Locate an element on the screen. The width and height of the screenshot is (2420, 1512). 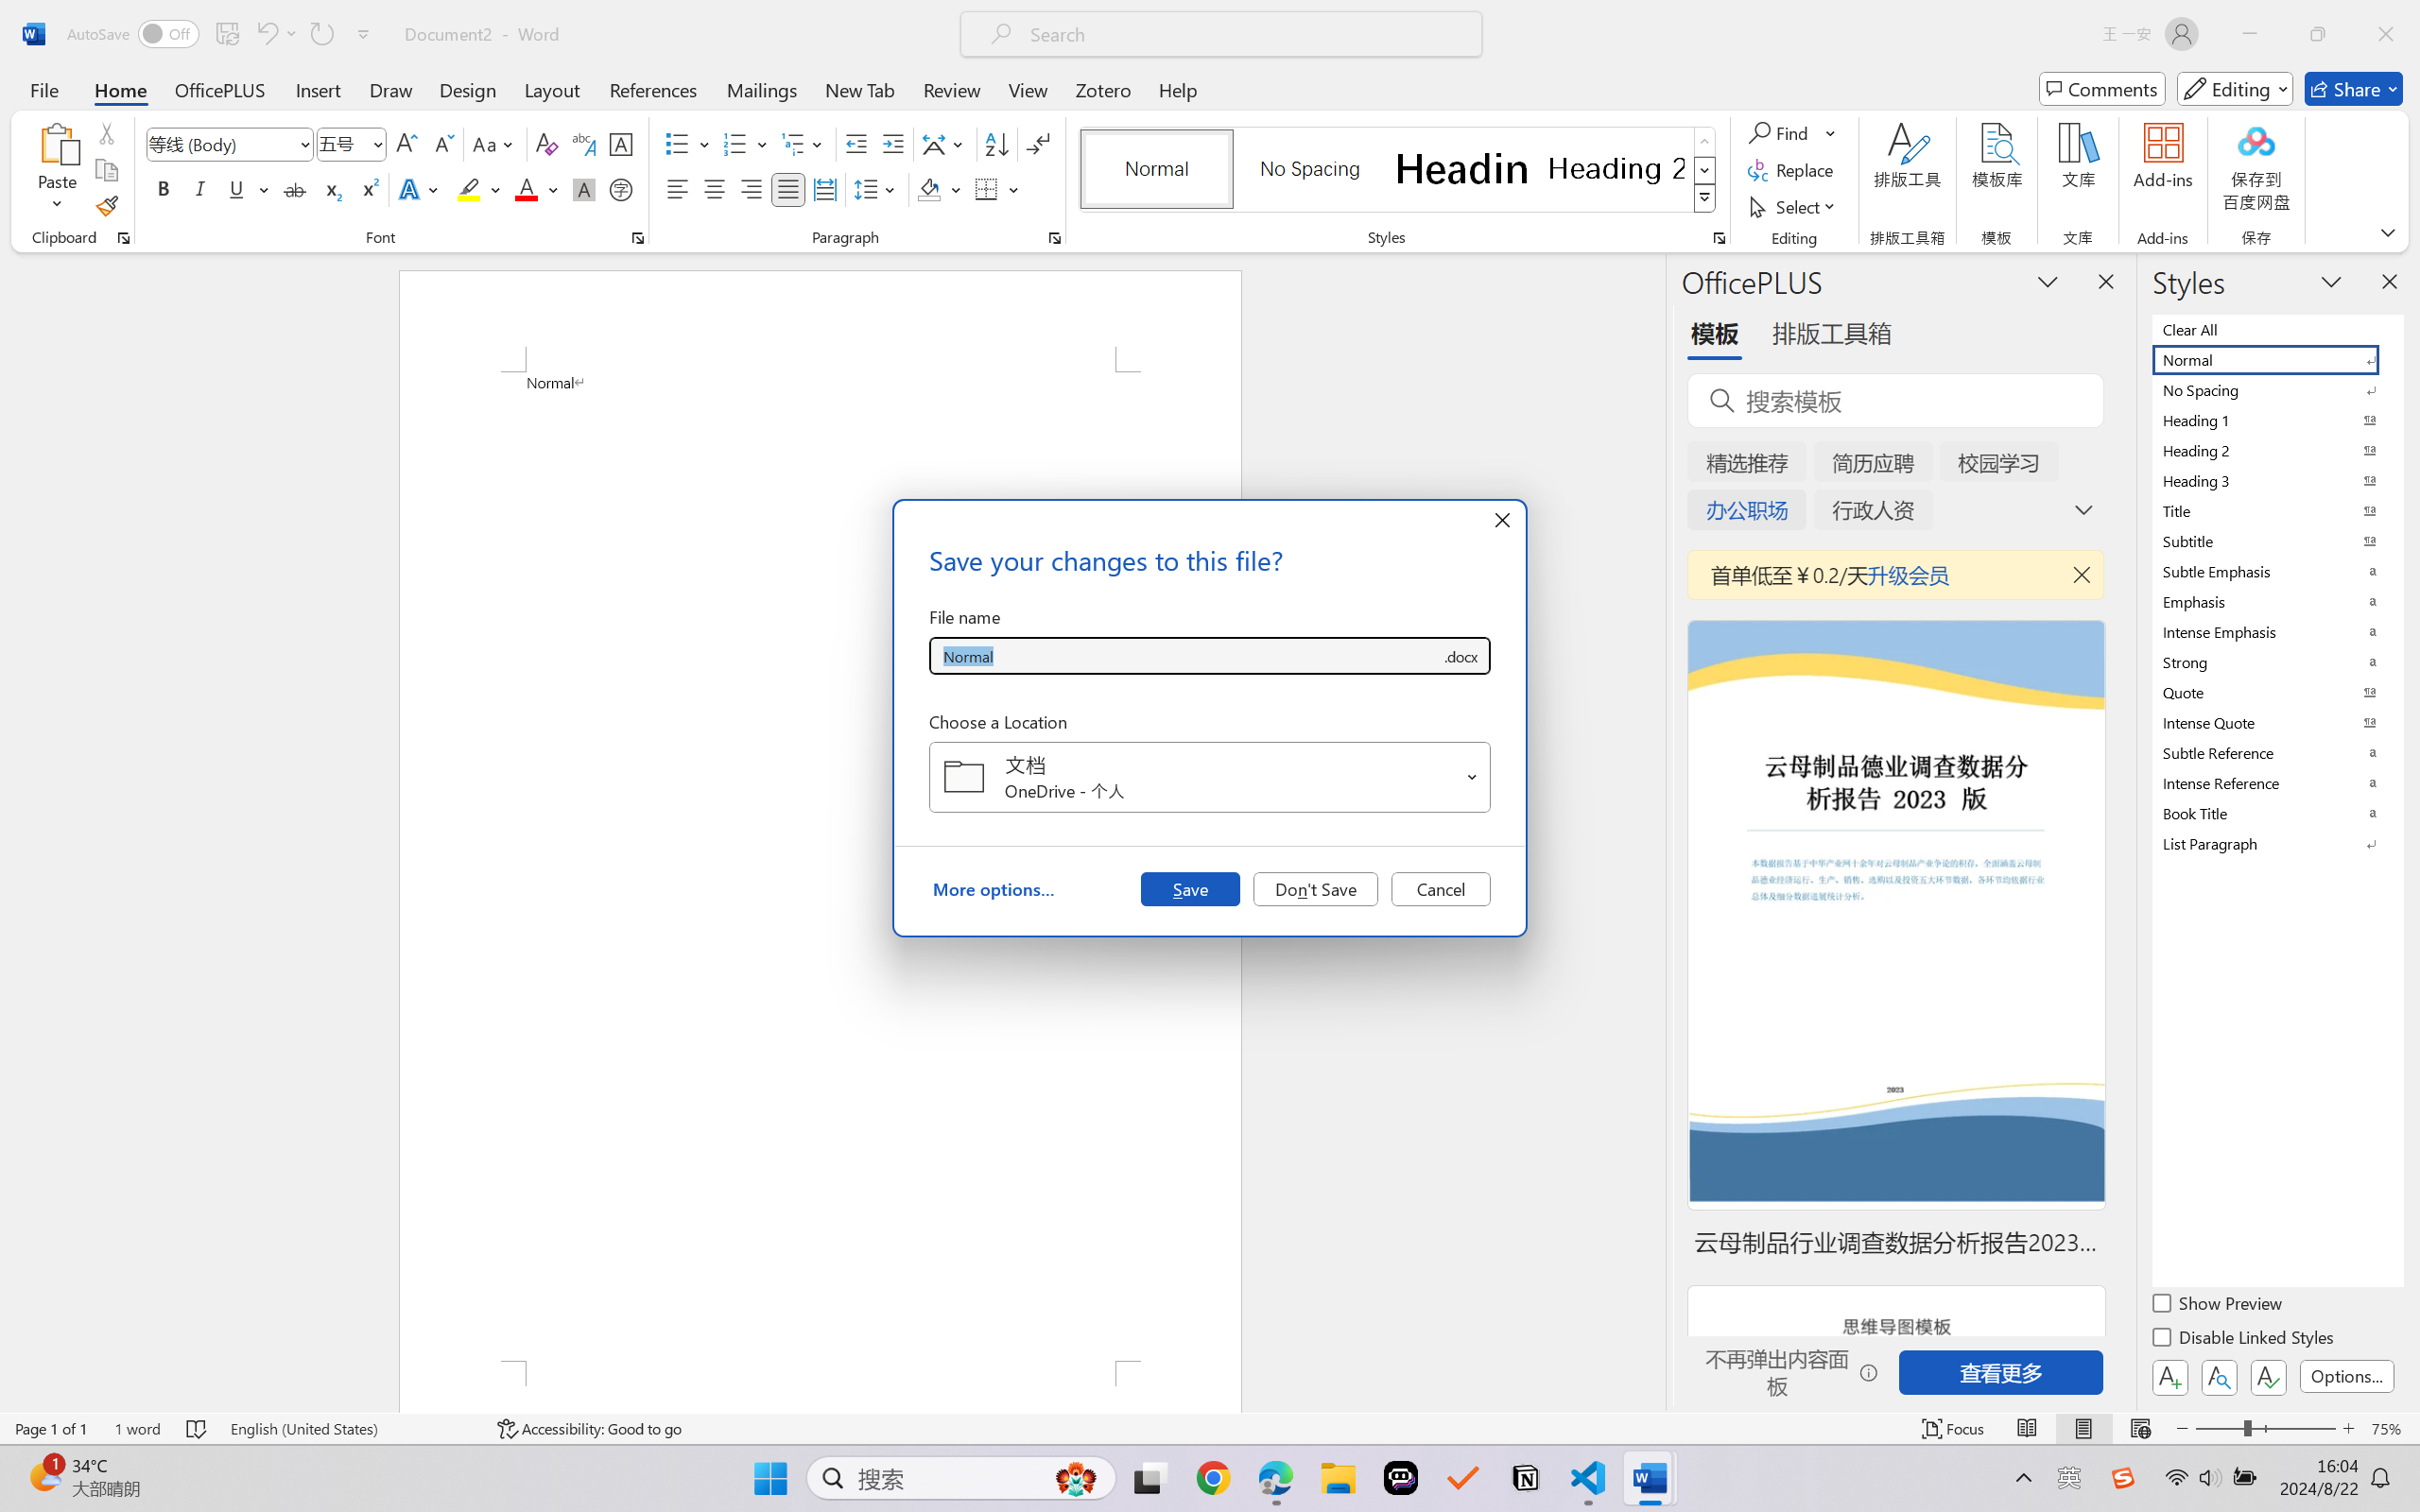
'Font...' is located at coordinates (637, 237).